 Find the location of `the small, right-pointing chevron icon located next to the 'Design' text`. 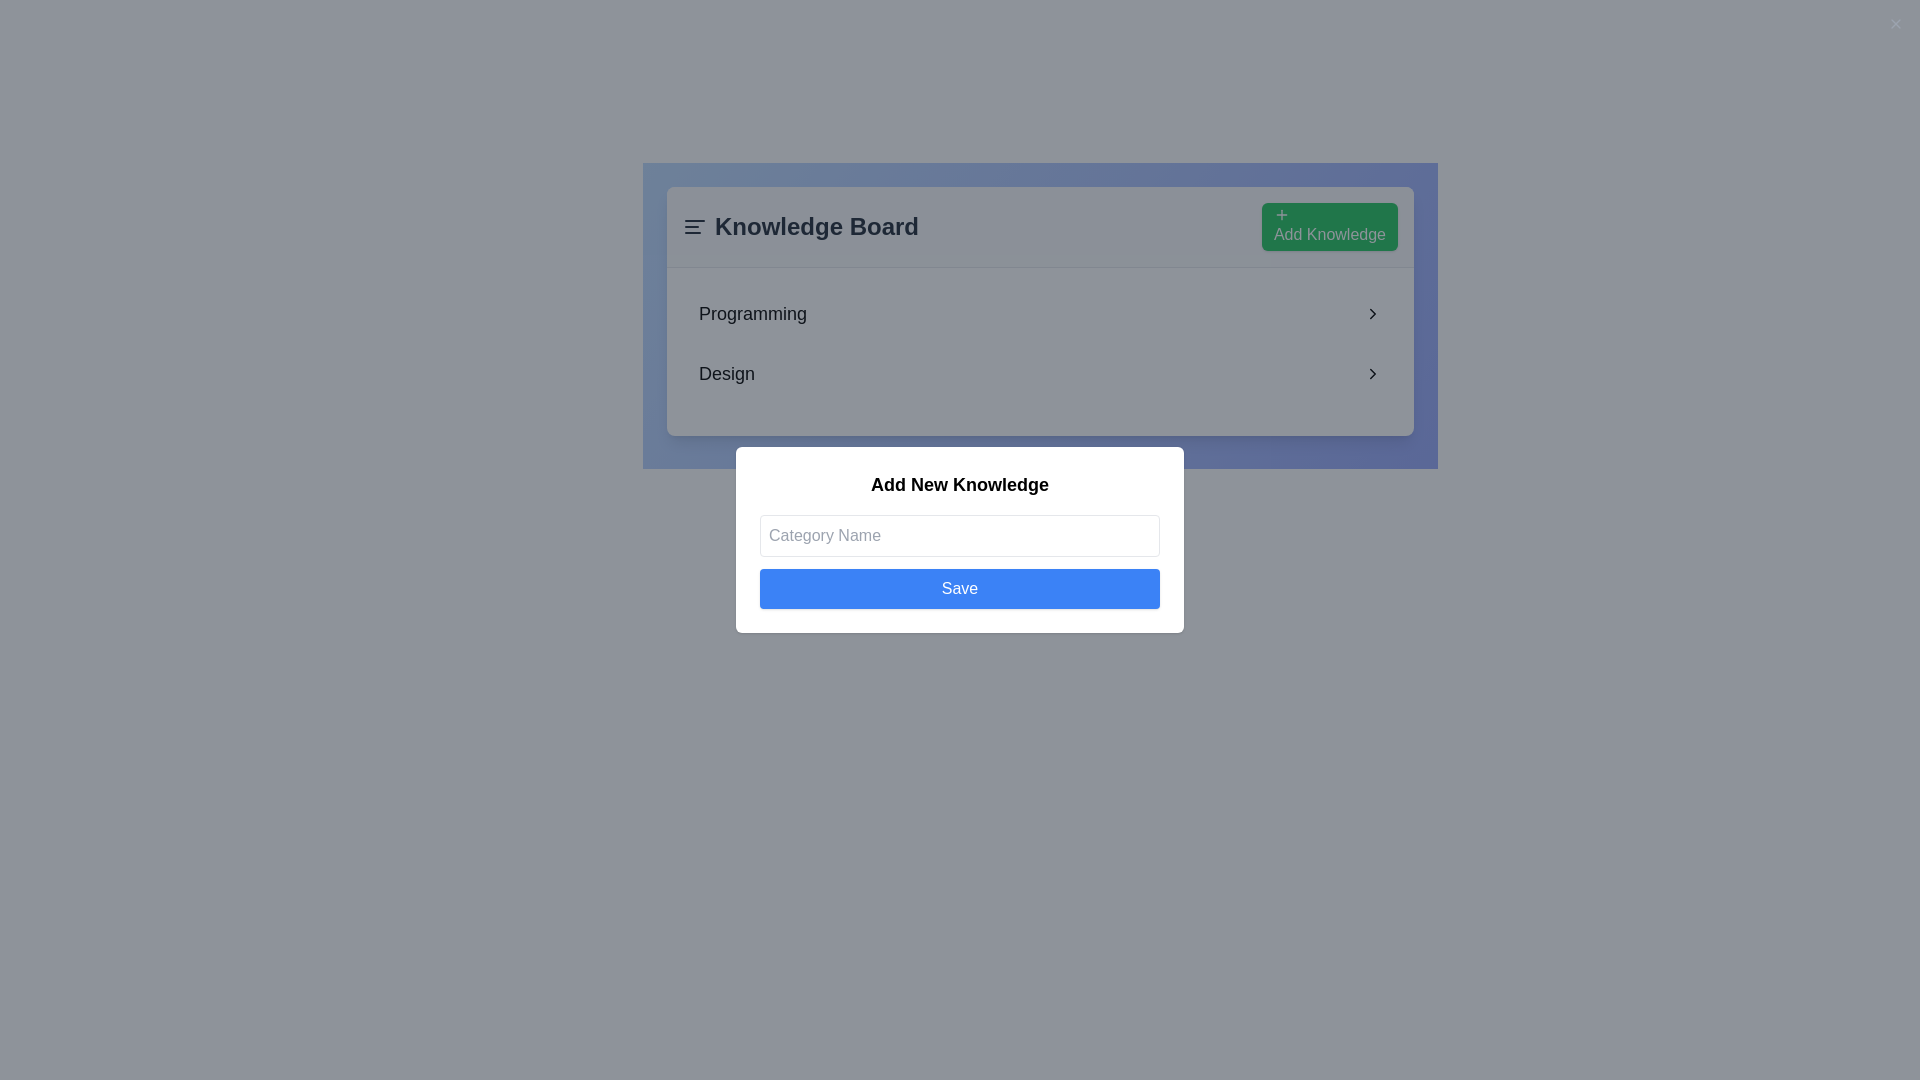

the small, right-pointing chevron icon located next to the 'Design' text is located at coordinates (1371, 374).